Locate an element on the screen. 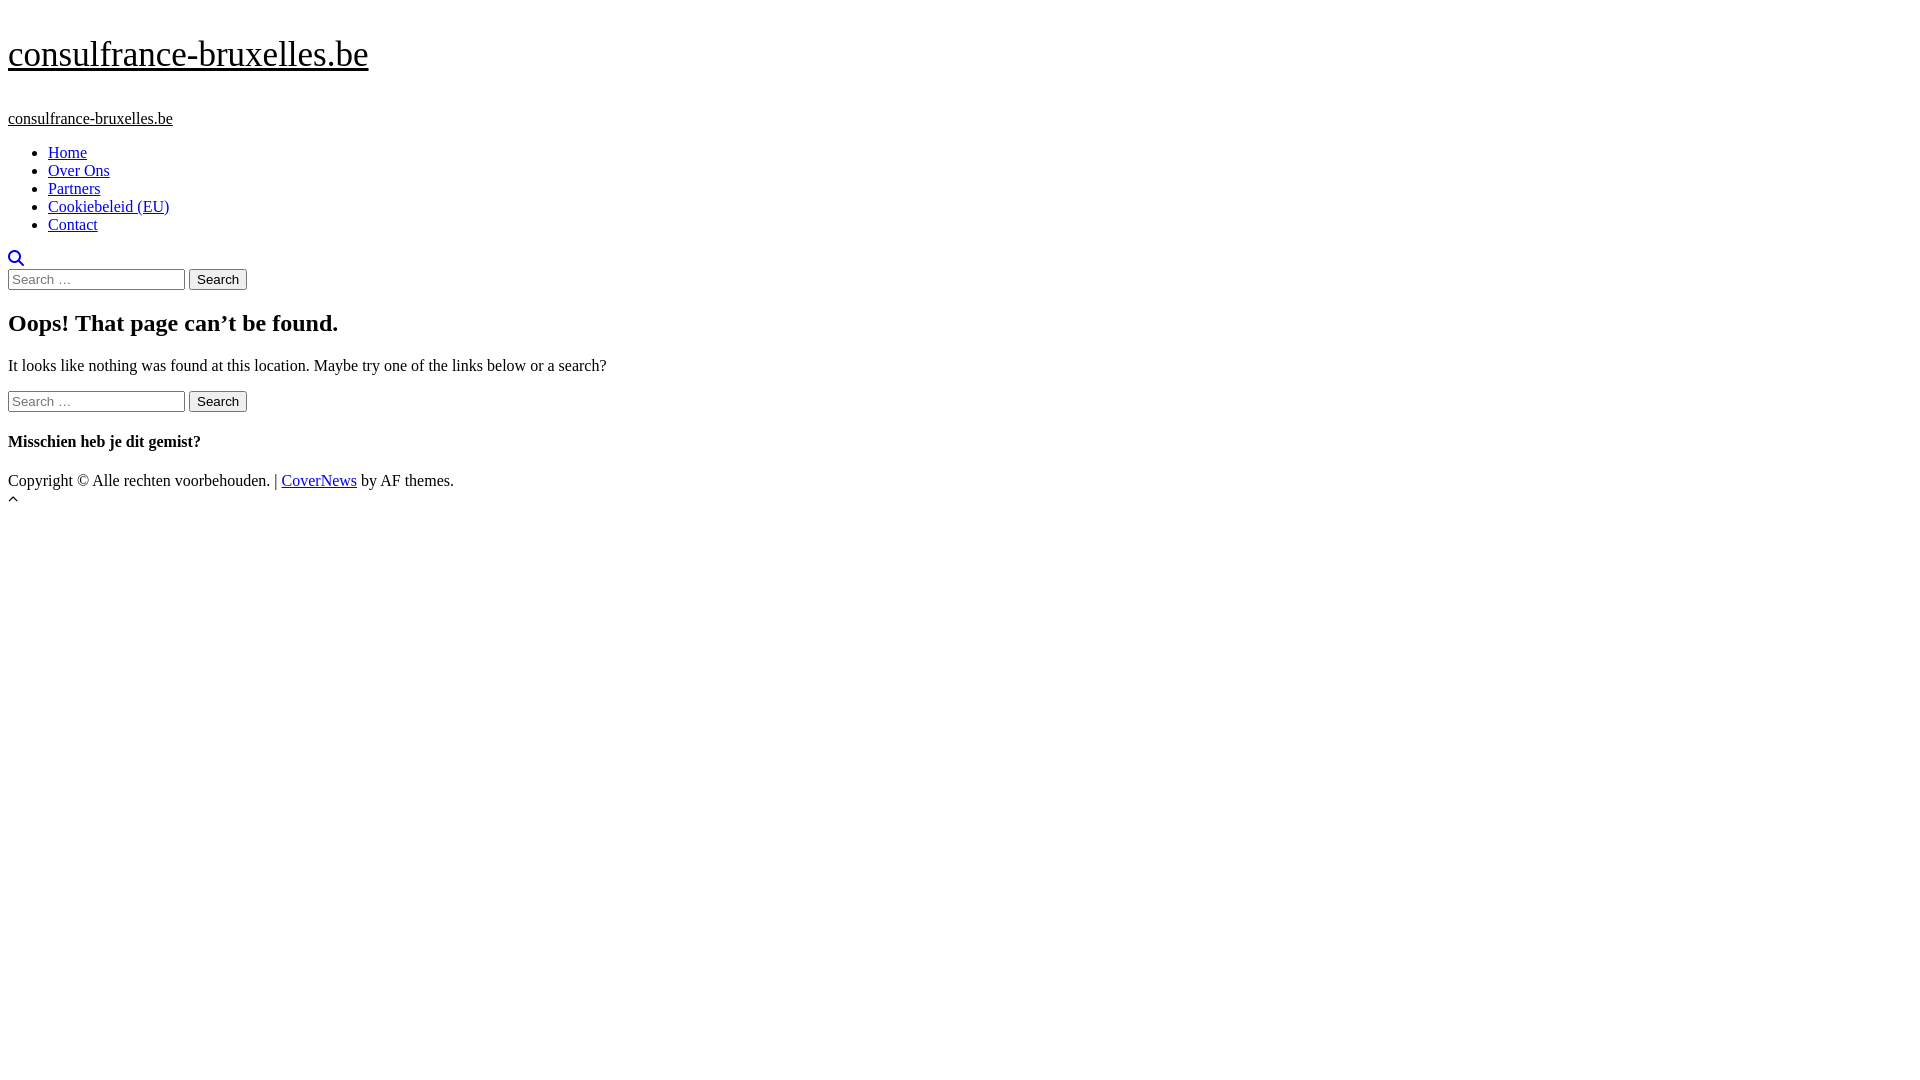 This screenshot has width=1920, height=1080. 'CoverNews' is located at coordinates (281, 480).